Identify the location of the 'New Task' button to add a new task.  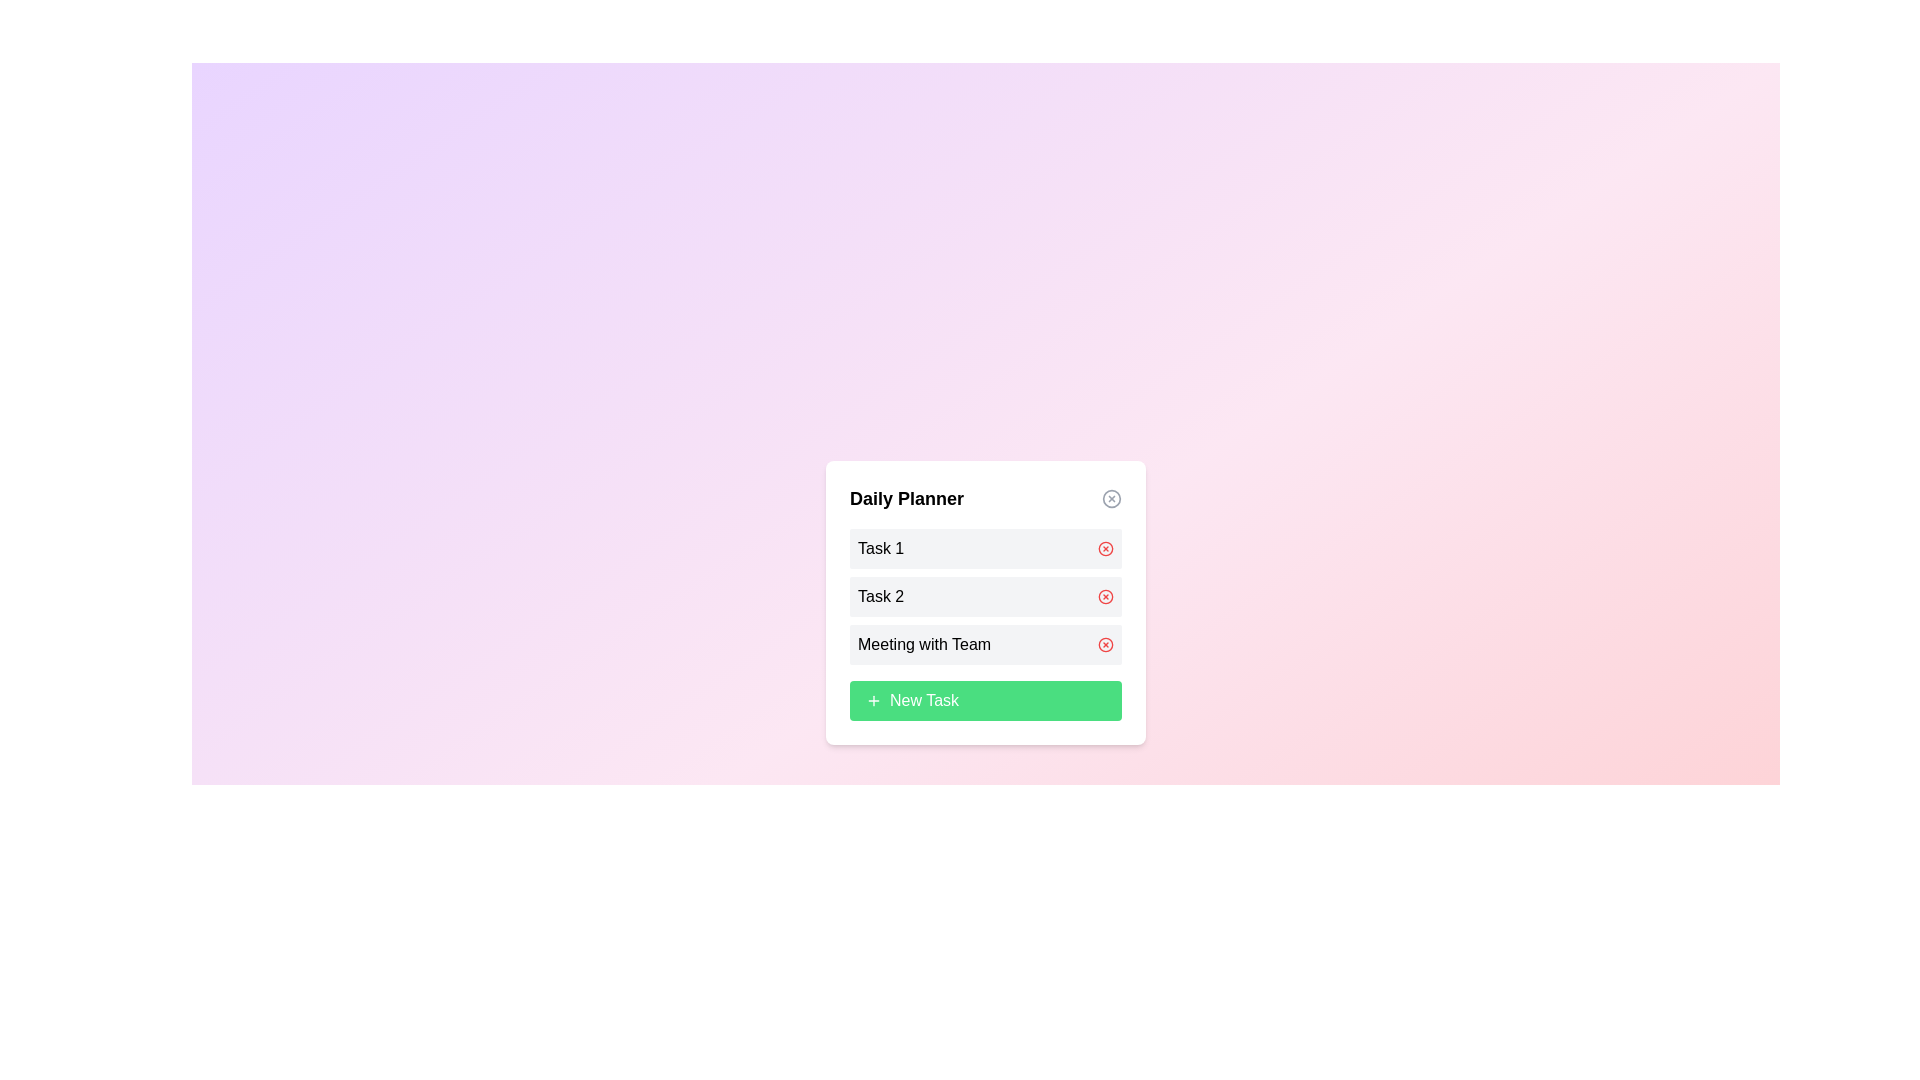
(985, 700).